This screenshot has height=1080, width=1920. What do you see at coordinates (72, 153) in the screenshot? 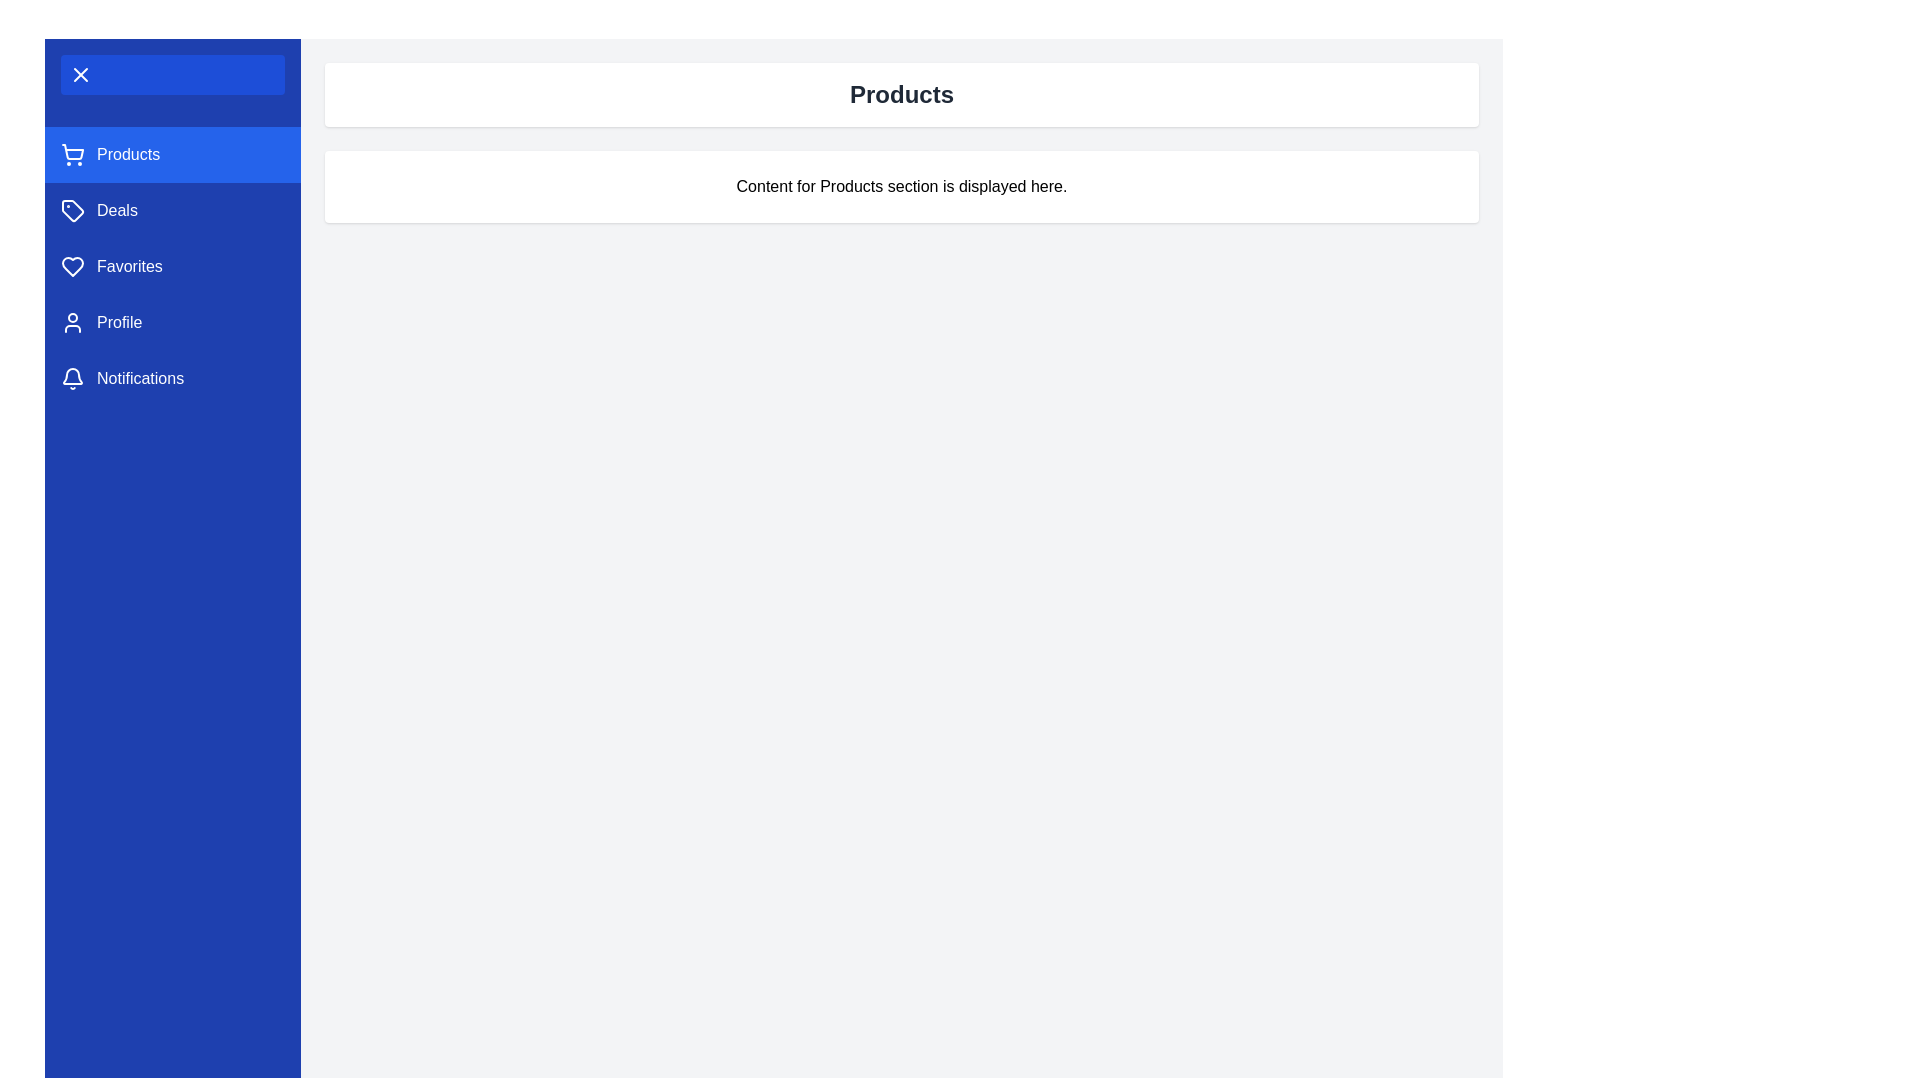
I see `the 'Products' icon in the vertical navigation menu` at bounding box center [72, 153].